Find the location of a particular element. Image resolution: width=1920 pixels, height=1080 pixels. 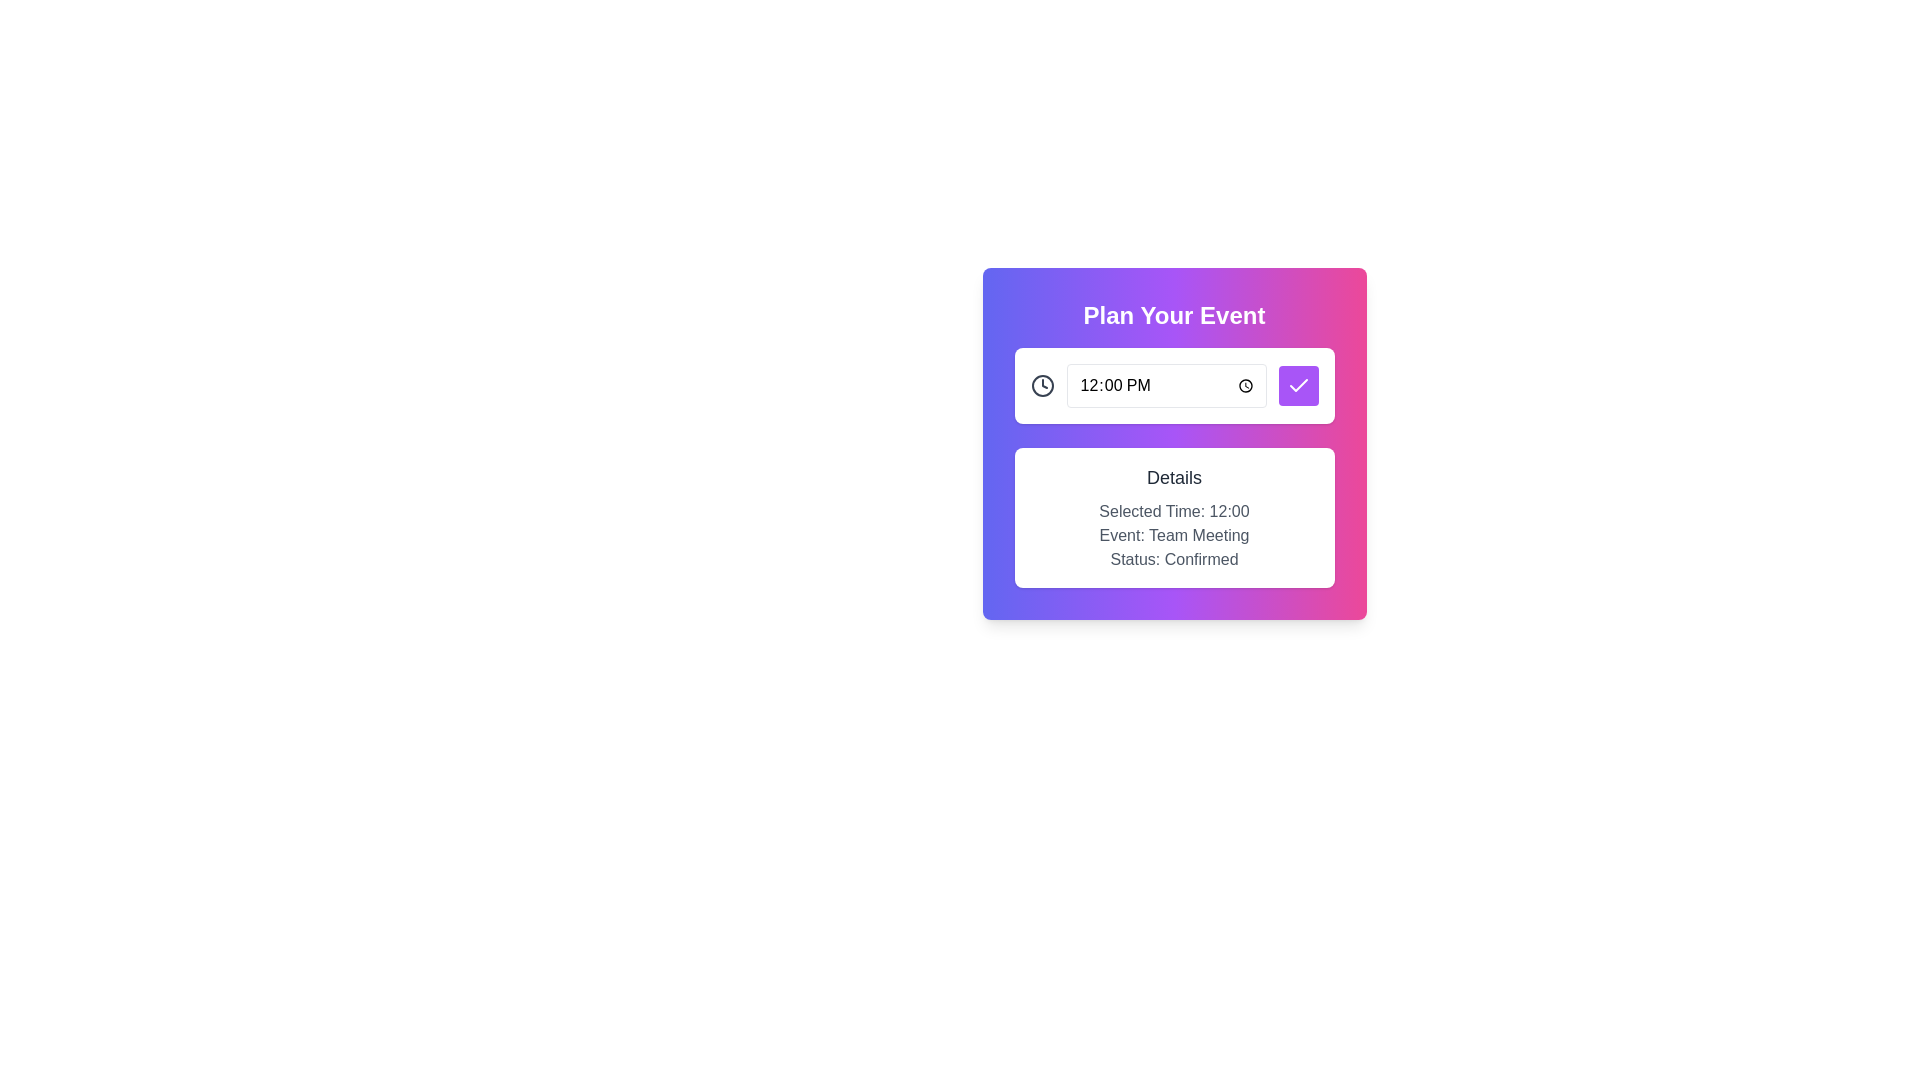

the Informational panel or card that displays detailed information about a planned event, located below the input section in the 'Plan Your Event' card is located at coordinates (1174, 516).